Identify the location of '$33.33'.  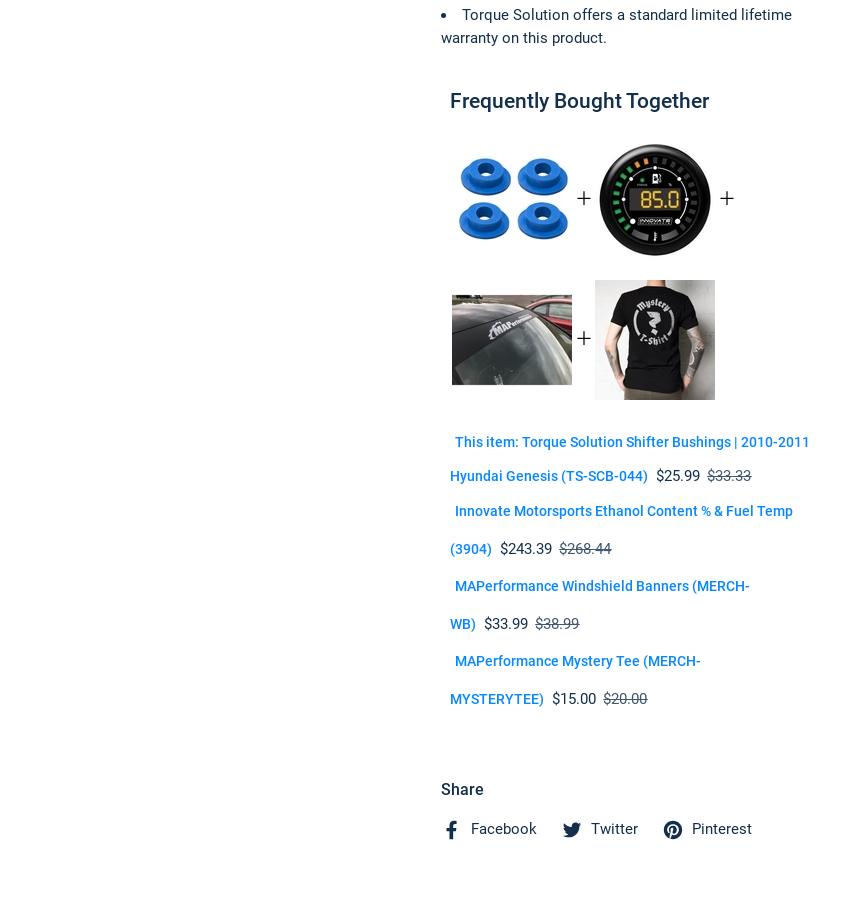
(728, 475).